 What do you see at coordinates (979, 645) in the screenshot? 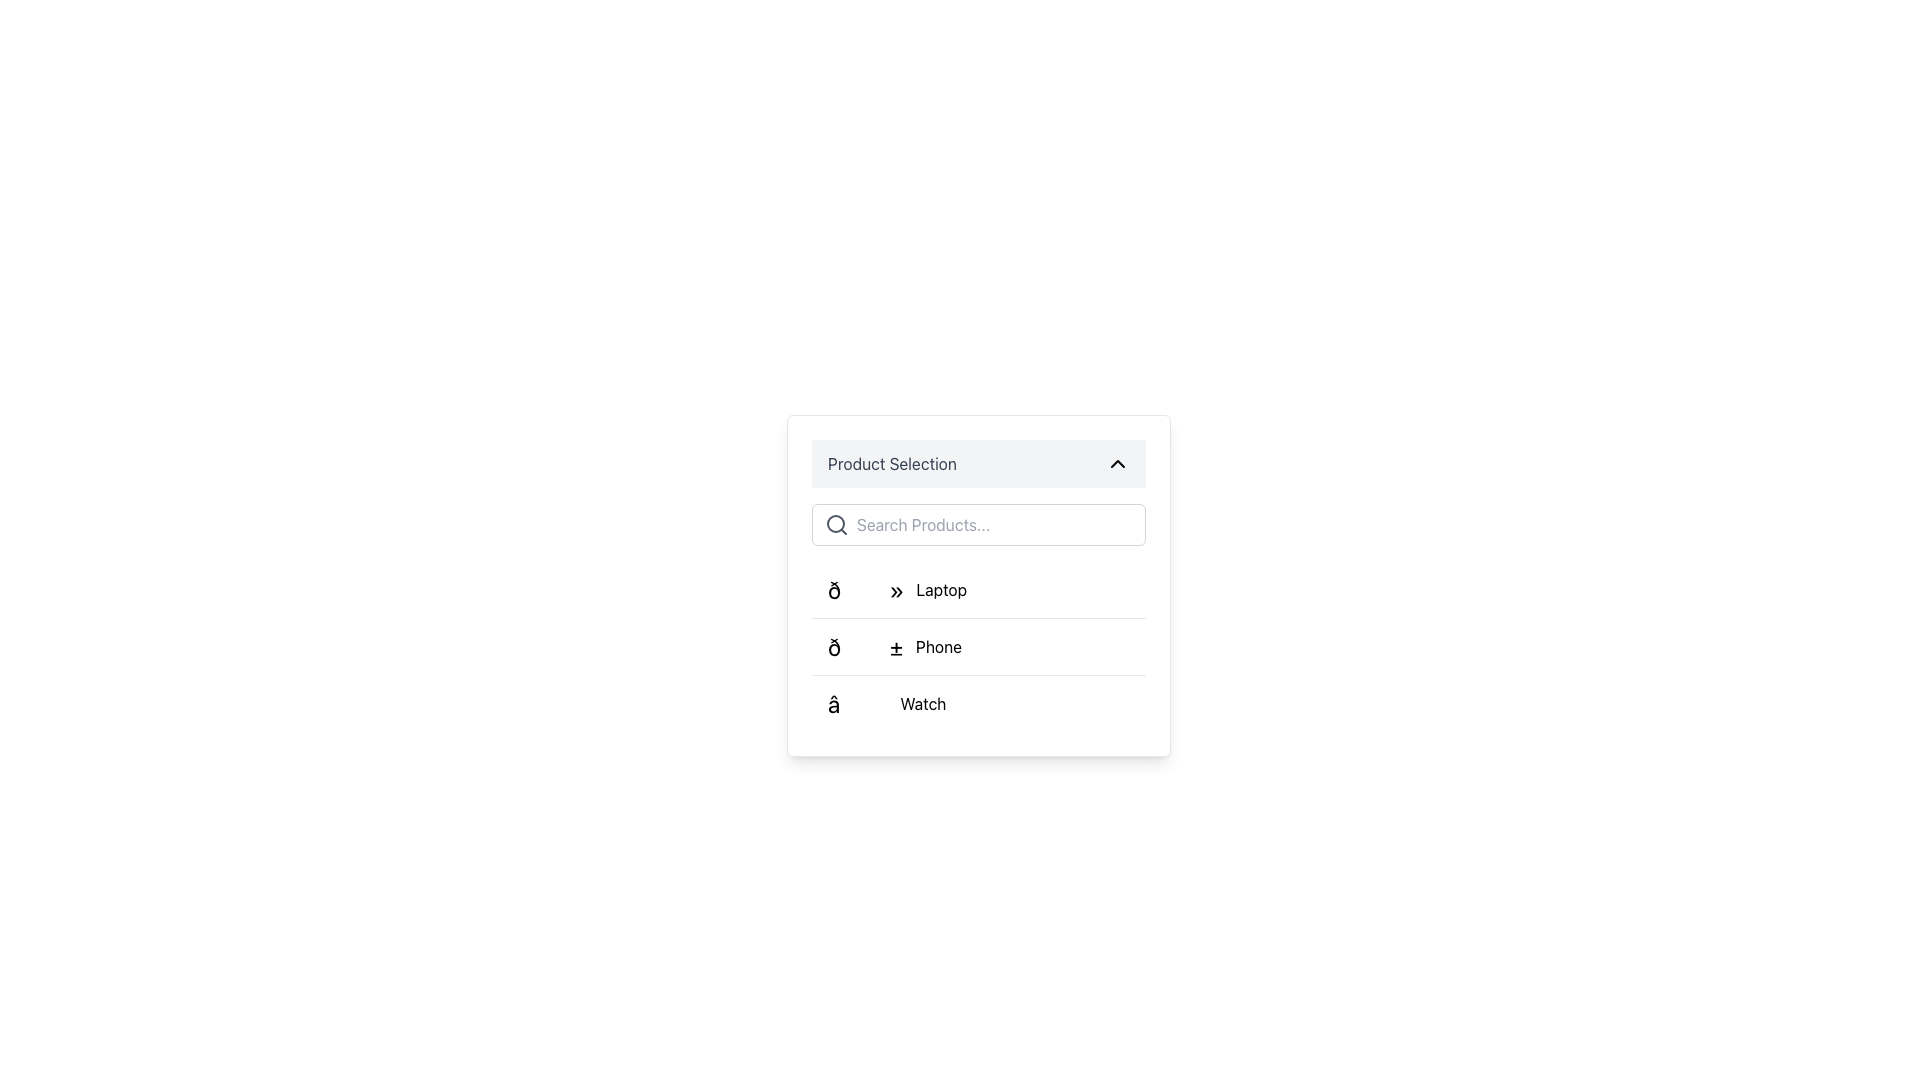
I see `the second list item labeled 'Phone' in the dropdown menu 'Product Selection'` at bounding box center [979, 645].